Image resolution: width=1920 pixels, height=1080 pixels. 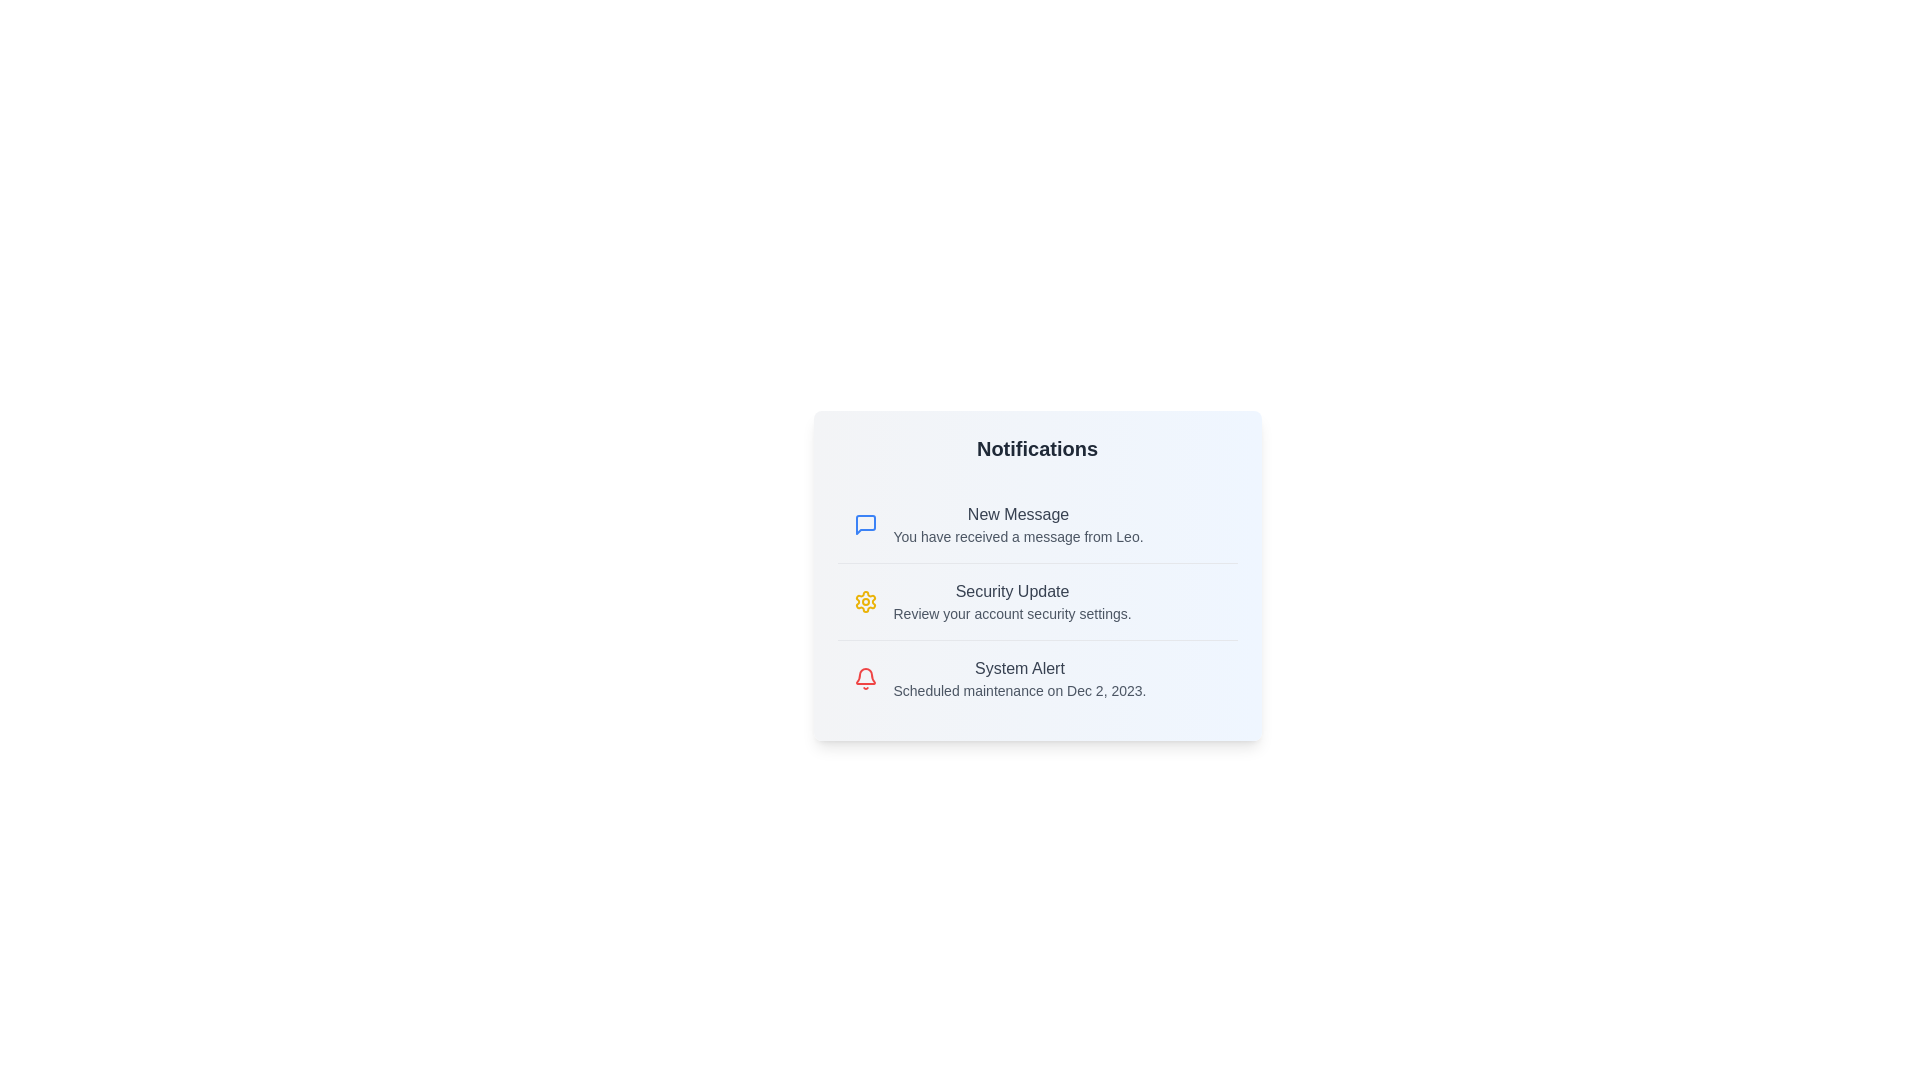 I want to click on the notification titled 'New Message' to view its details, so click(x=1037, y=523).